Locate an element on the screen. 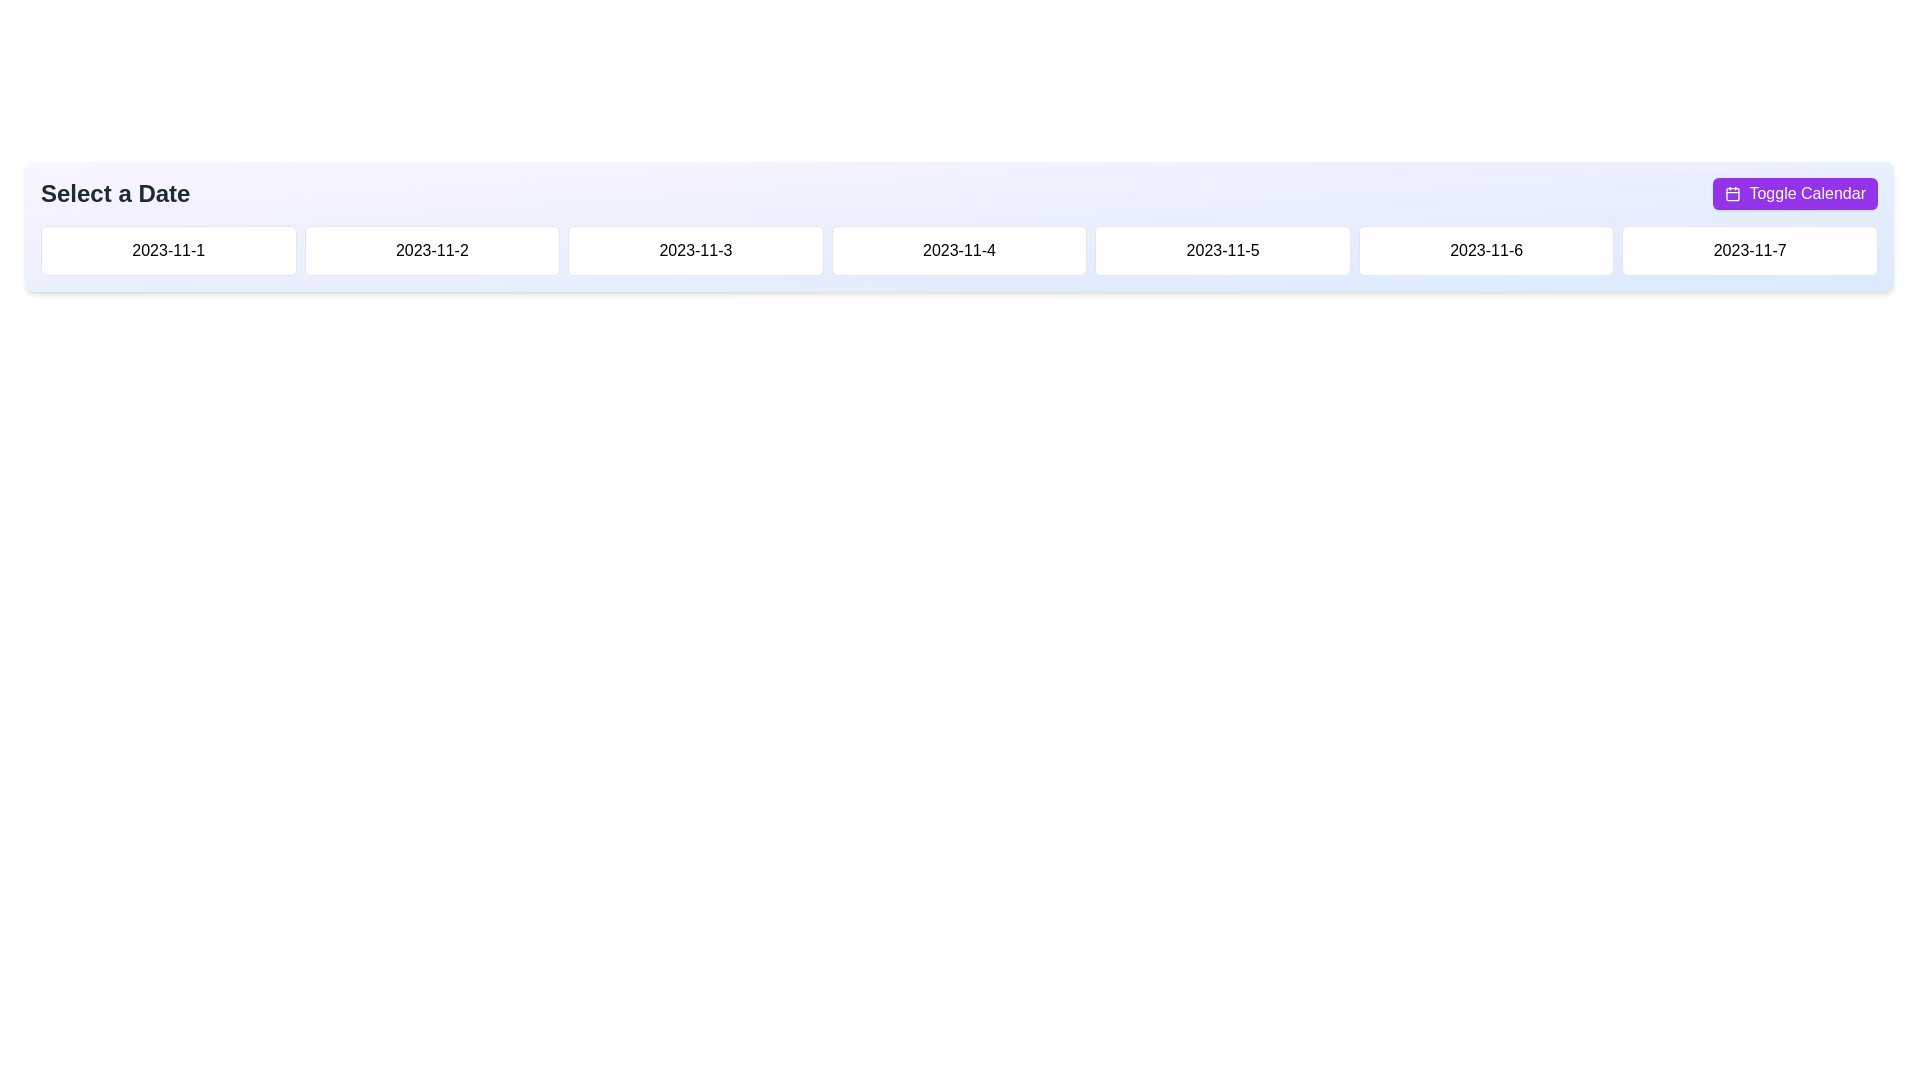 This screenshot has height=1080, width=1920. the button is located at coordinates (1749, 249).